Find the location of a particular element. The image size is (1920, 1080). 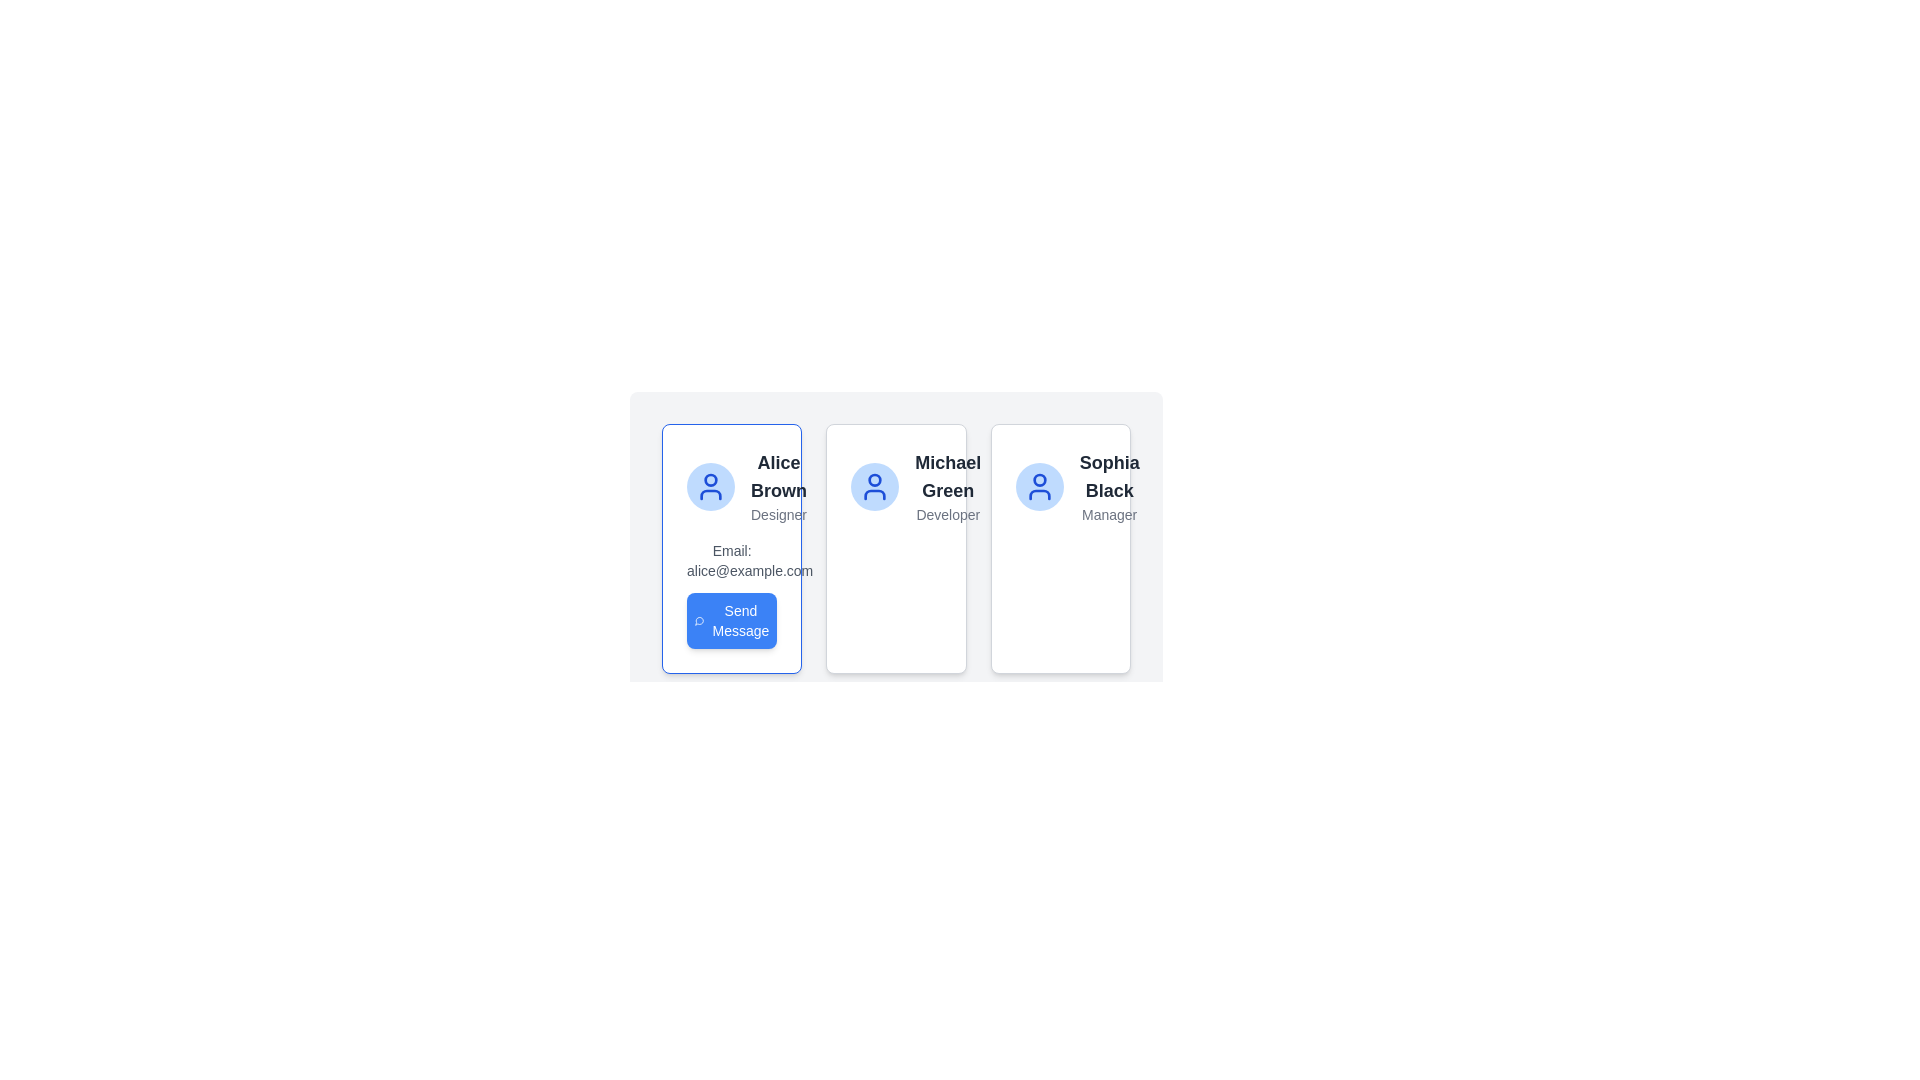

the text label that represents the individual's name in the first profile card, located at the top center just below the avatar icon is located at coordinates (777, 477).